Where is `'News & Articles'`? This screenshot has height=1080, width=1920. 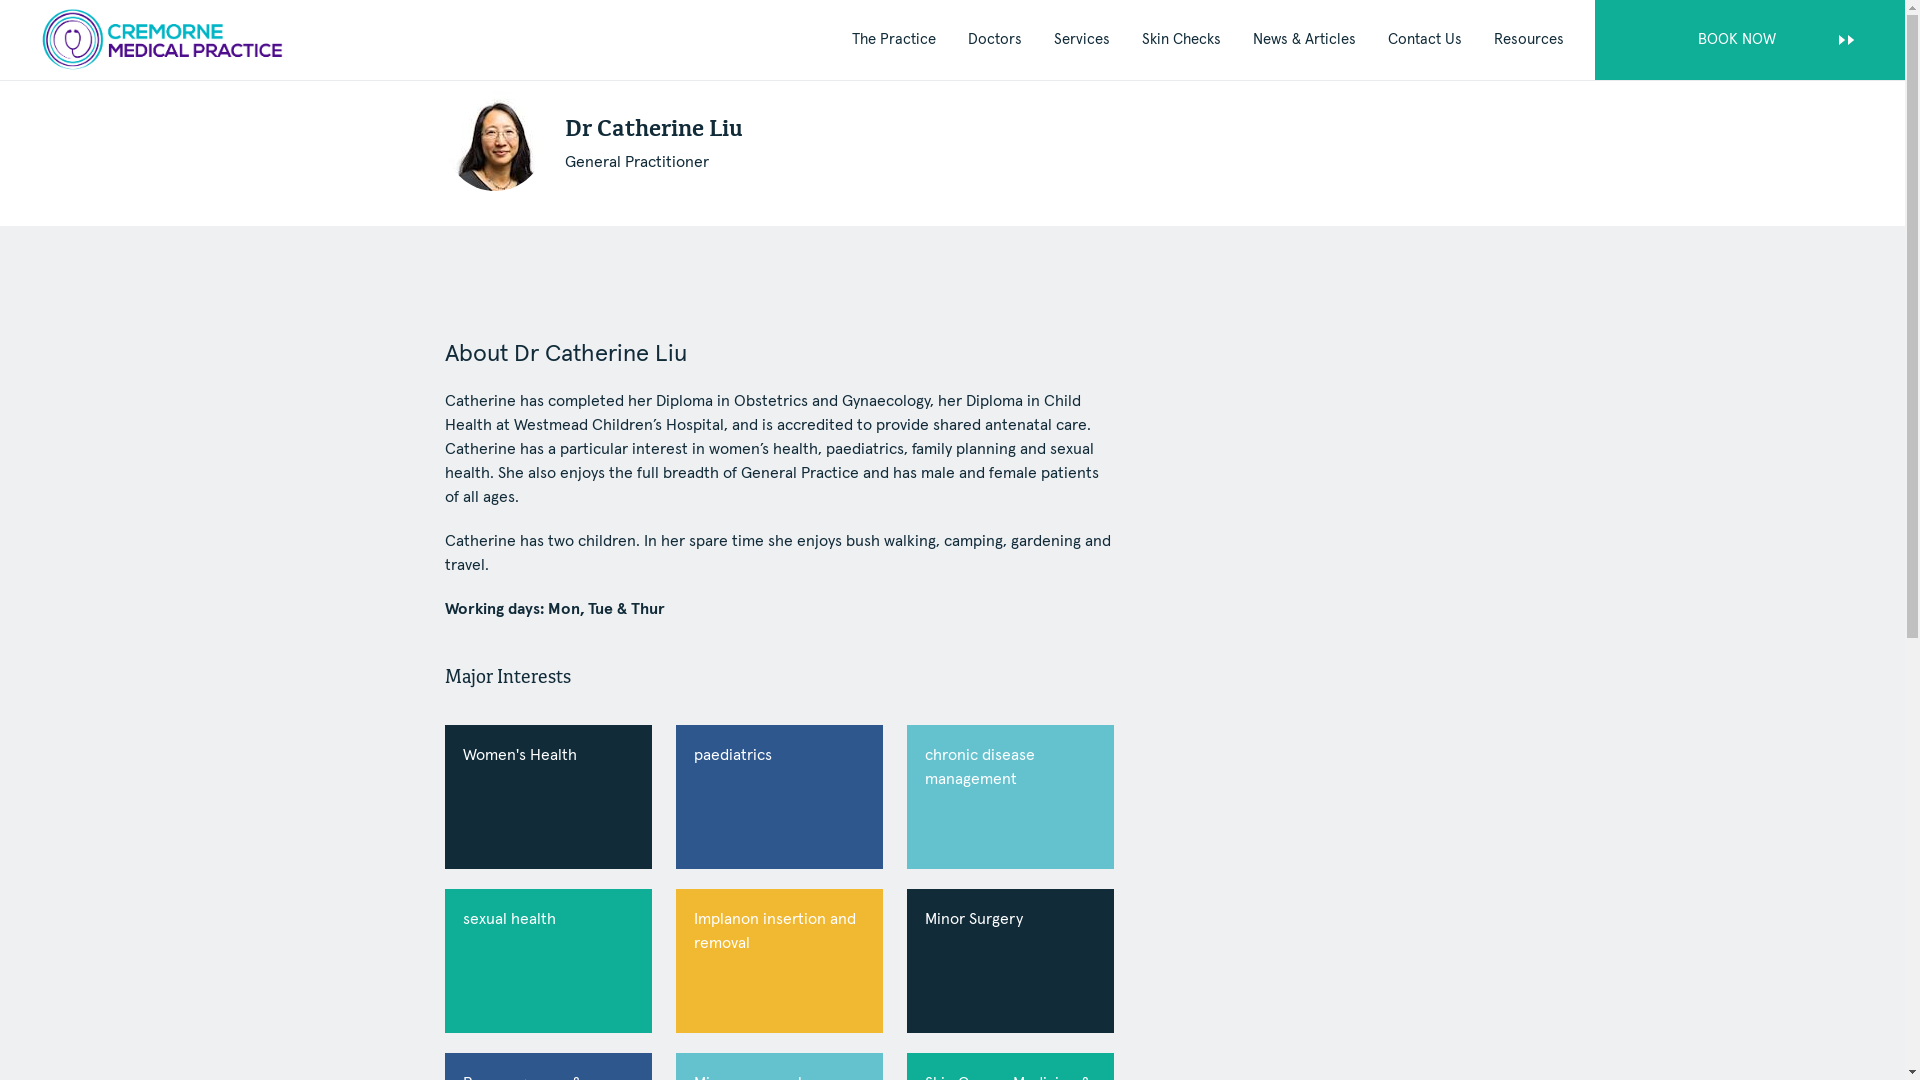 'News & Articles' is located at coordinates (1304, 40).